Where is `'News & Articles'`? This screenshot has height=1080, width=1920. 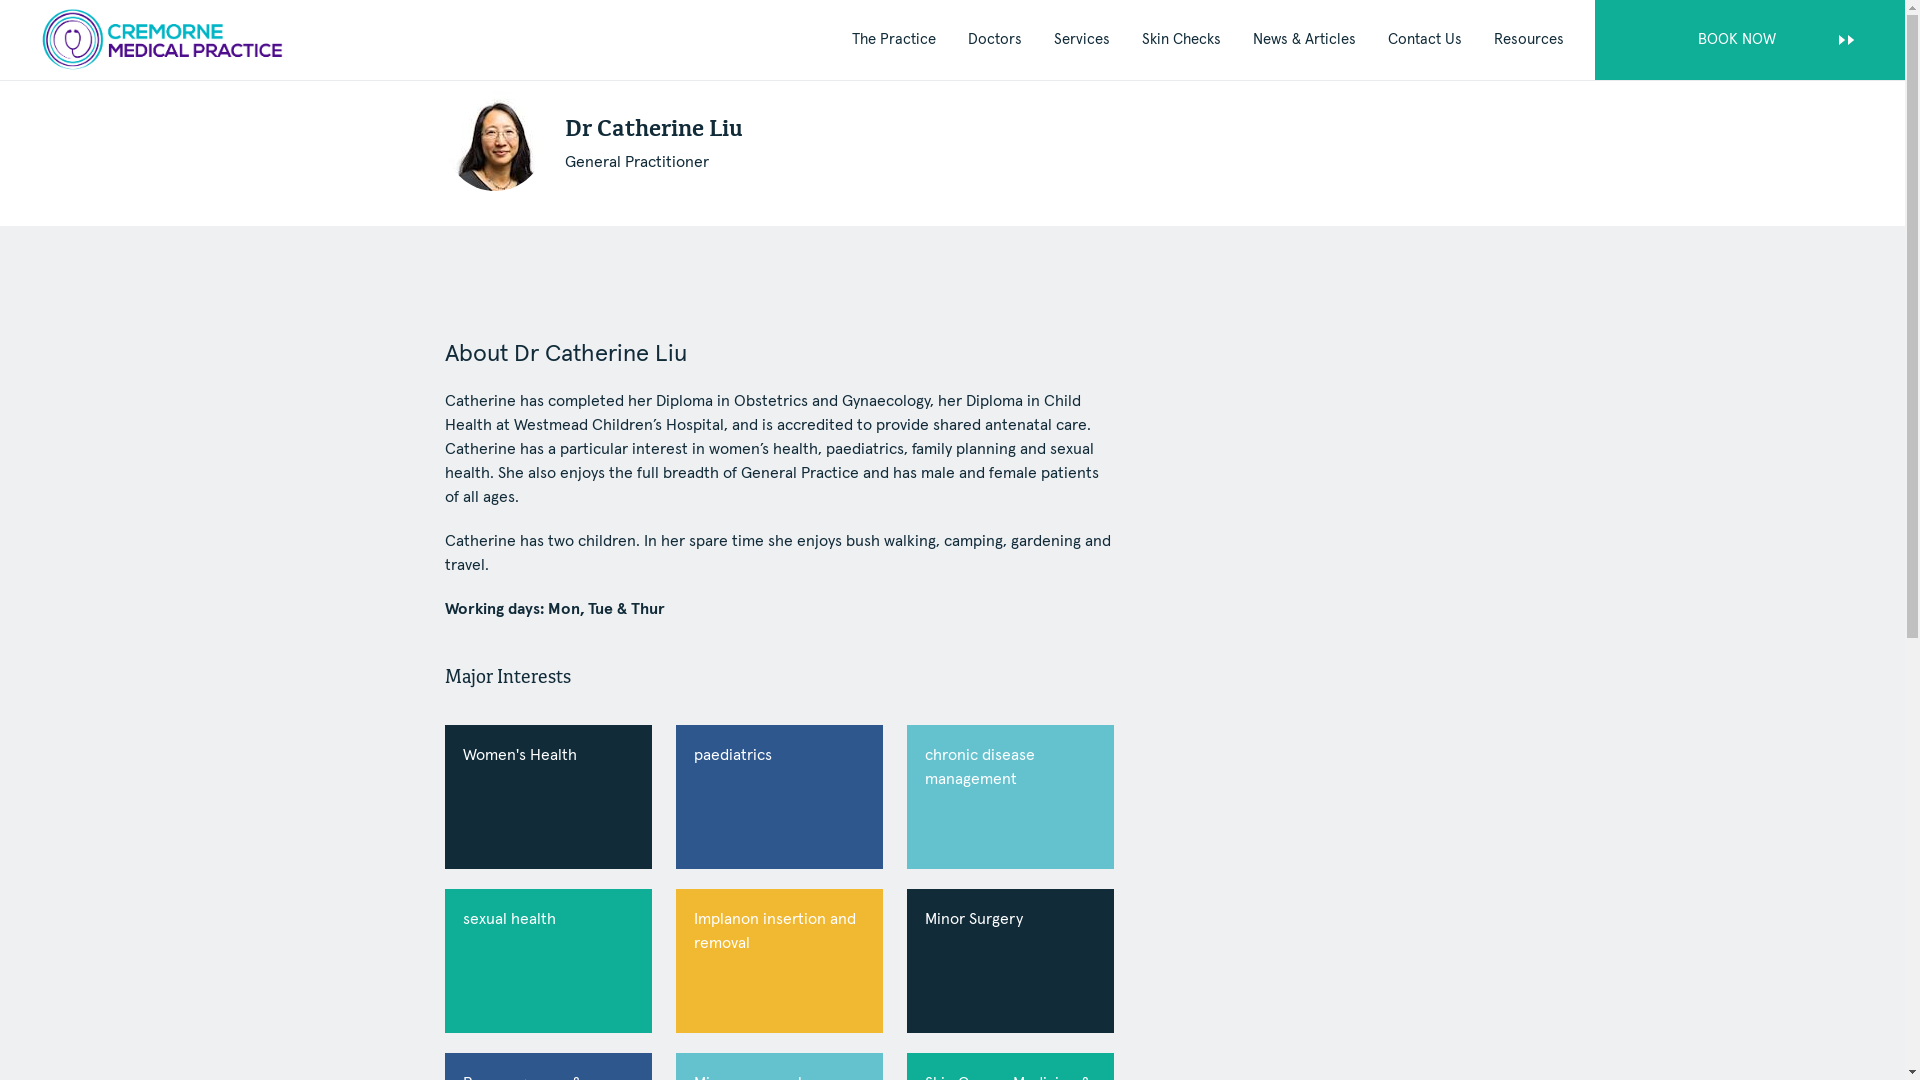 'News & Articles' is located at coordinates (1304, 40).